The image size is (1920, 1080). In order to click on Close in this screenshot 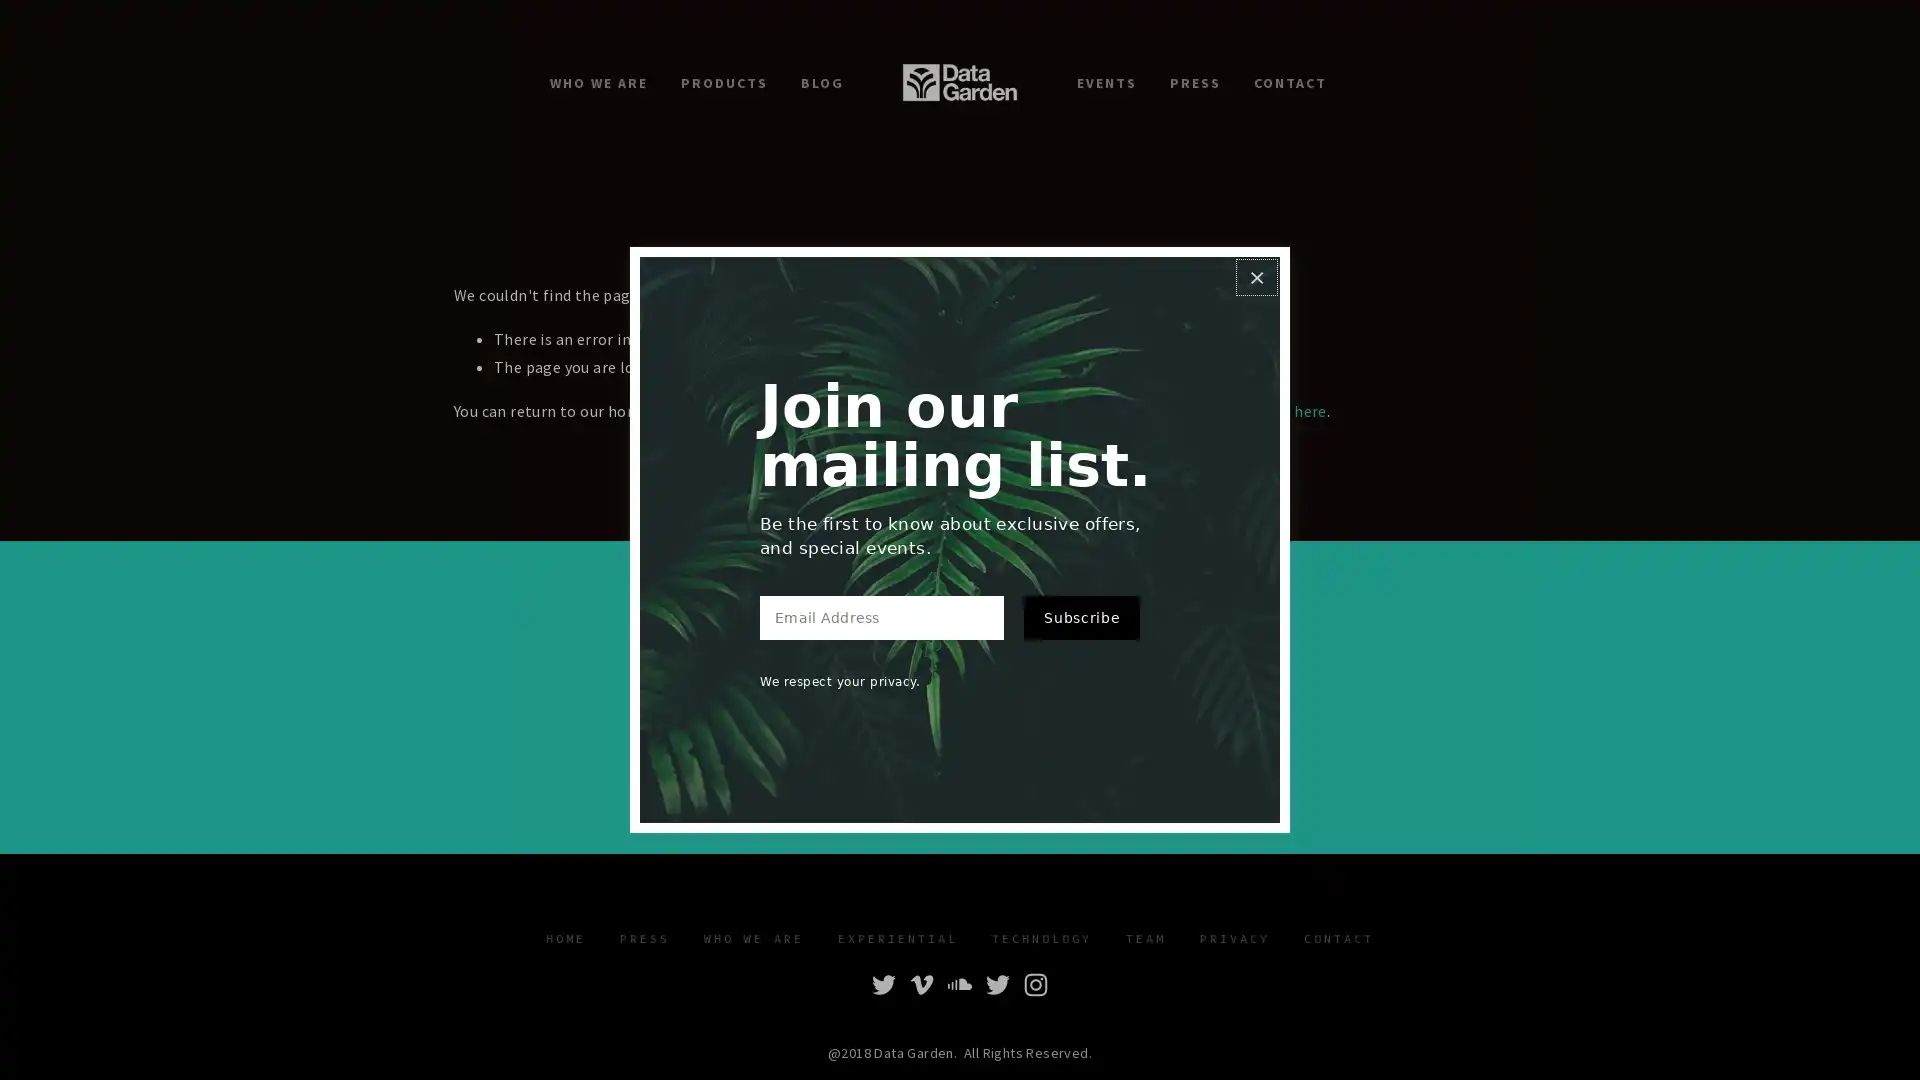, I will do `click(1255, 277)`.